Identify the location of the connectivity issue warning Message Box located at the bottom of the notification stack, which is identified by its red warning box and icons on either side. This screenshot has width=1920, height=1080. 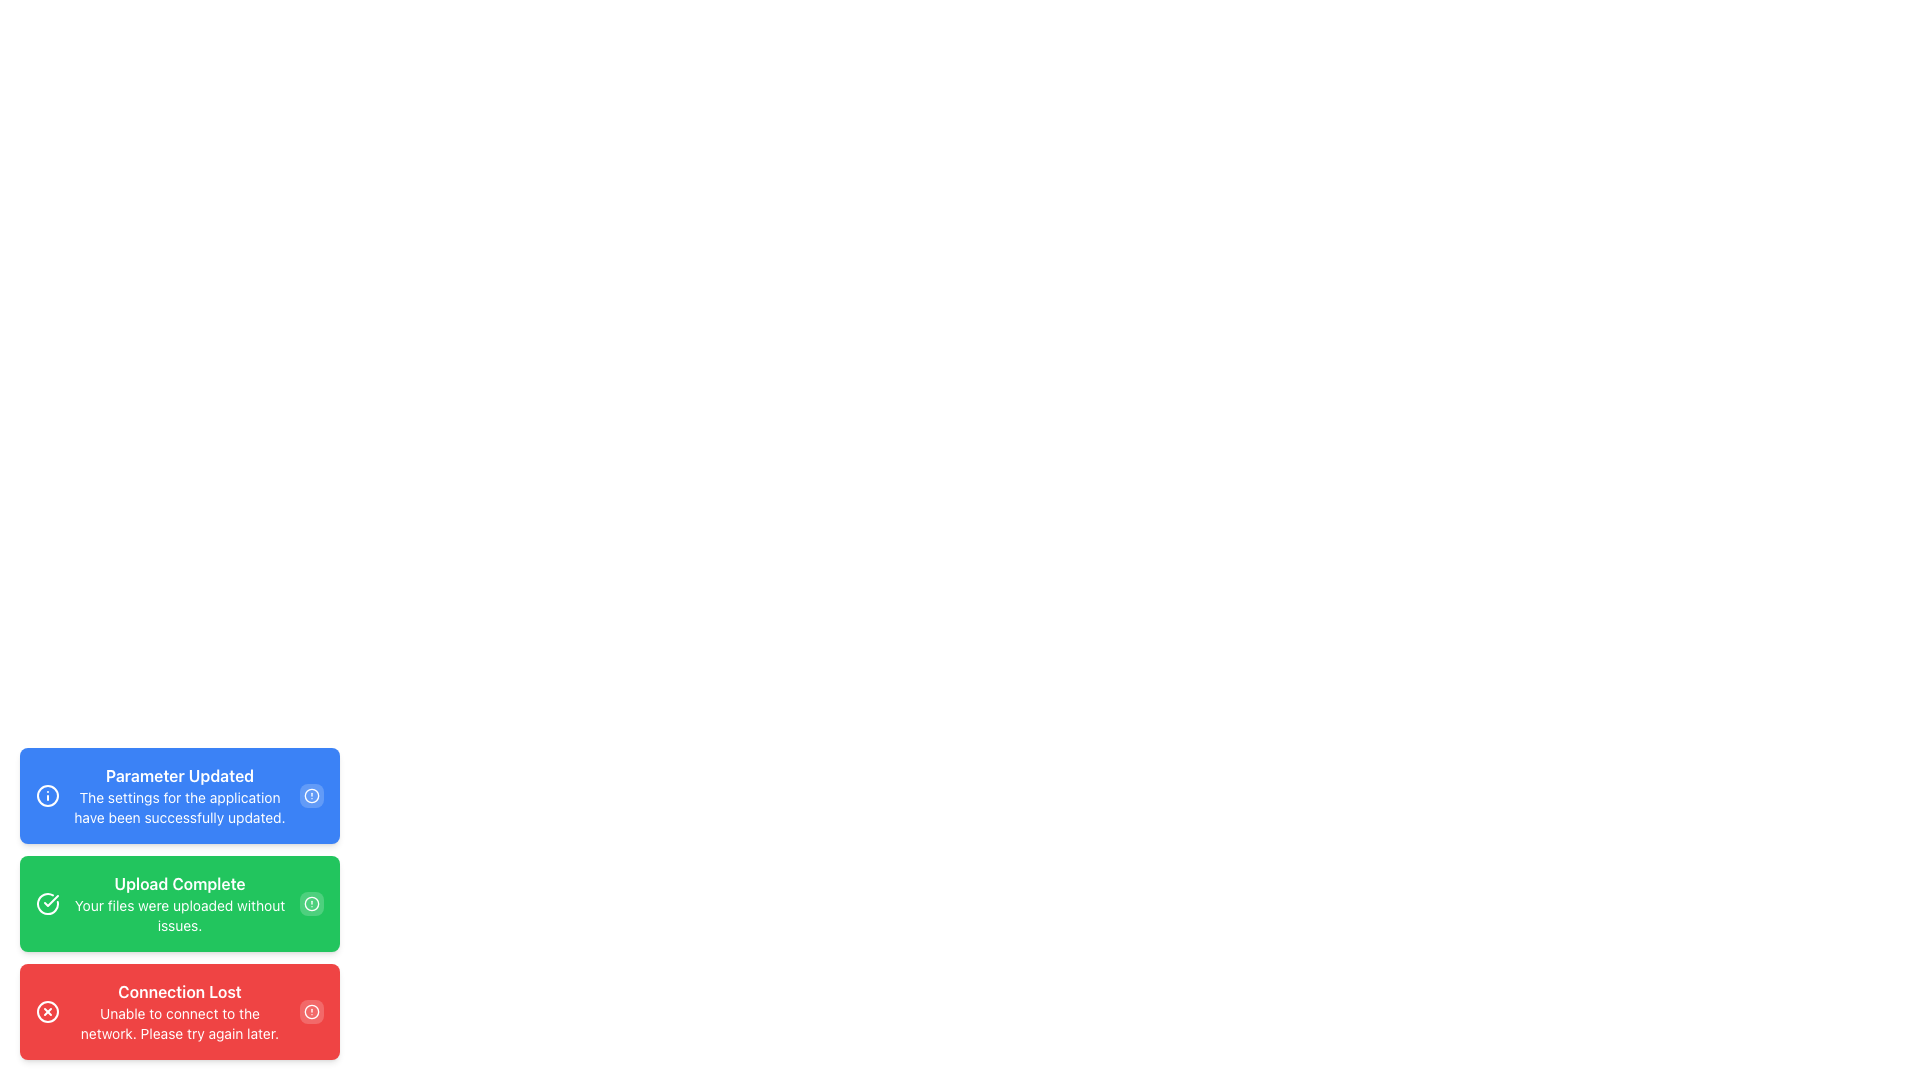
(180, 1011).